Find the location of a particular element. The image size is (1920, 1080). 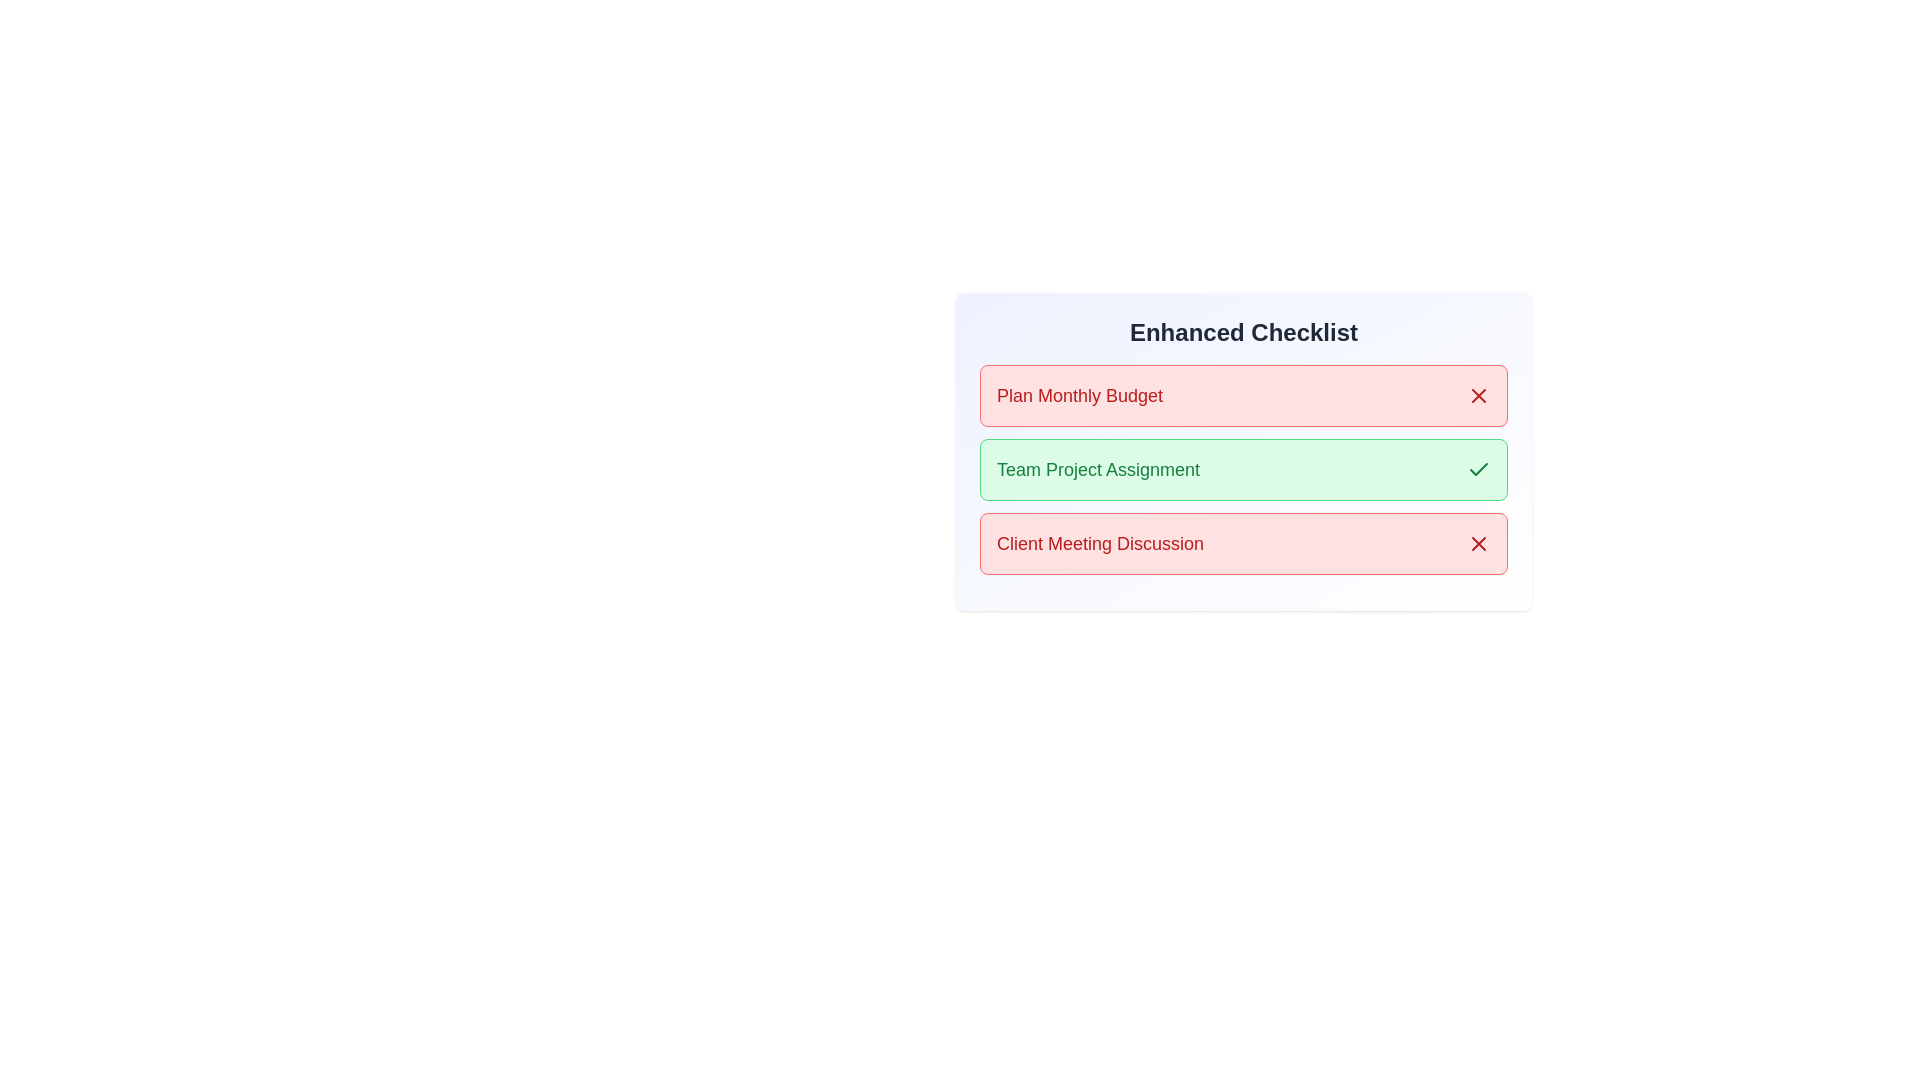

the cross button is located at coordinates (1478, 543).